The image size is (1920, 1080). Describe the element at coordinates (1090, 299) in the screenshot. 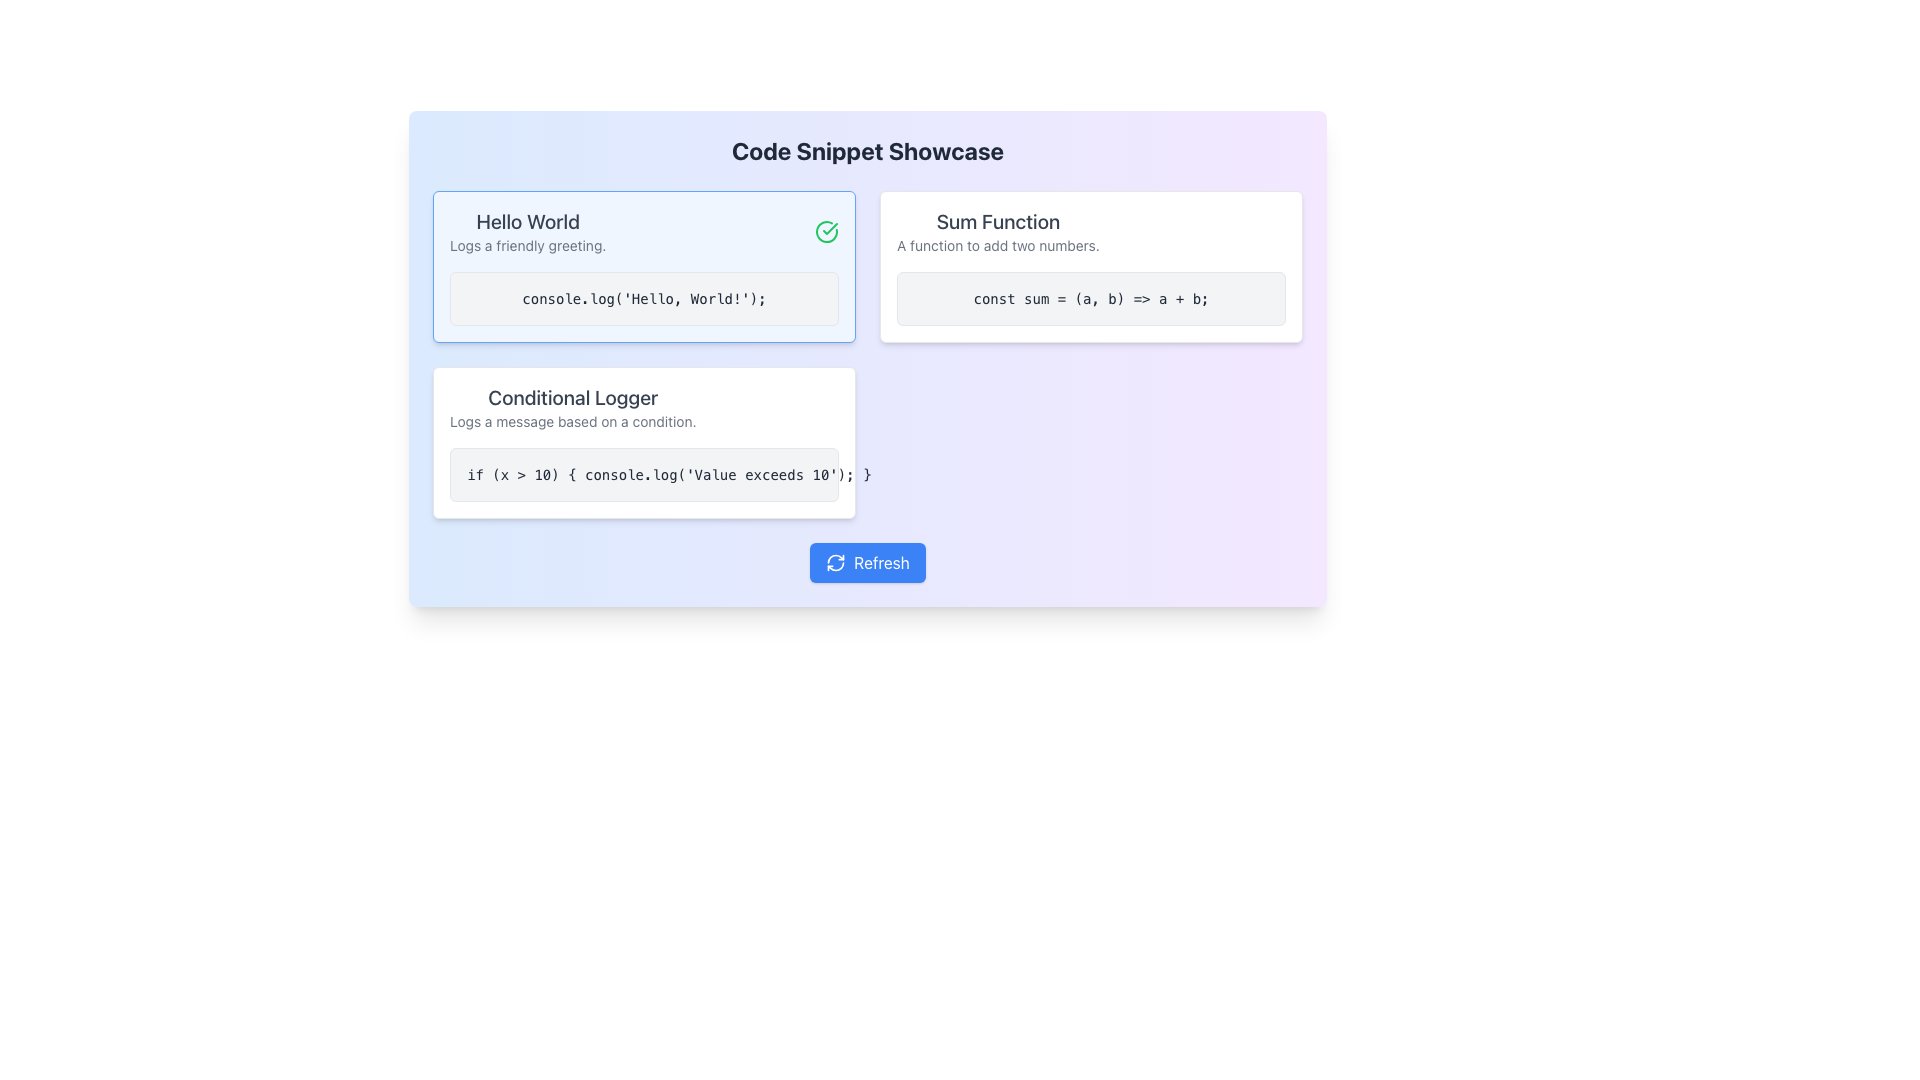

I see `code snippet contained in the light gray box within the 'Sum Function' card located on the top right of the interface` at that location.